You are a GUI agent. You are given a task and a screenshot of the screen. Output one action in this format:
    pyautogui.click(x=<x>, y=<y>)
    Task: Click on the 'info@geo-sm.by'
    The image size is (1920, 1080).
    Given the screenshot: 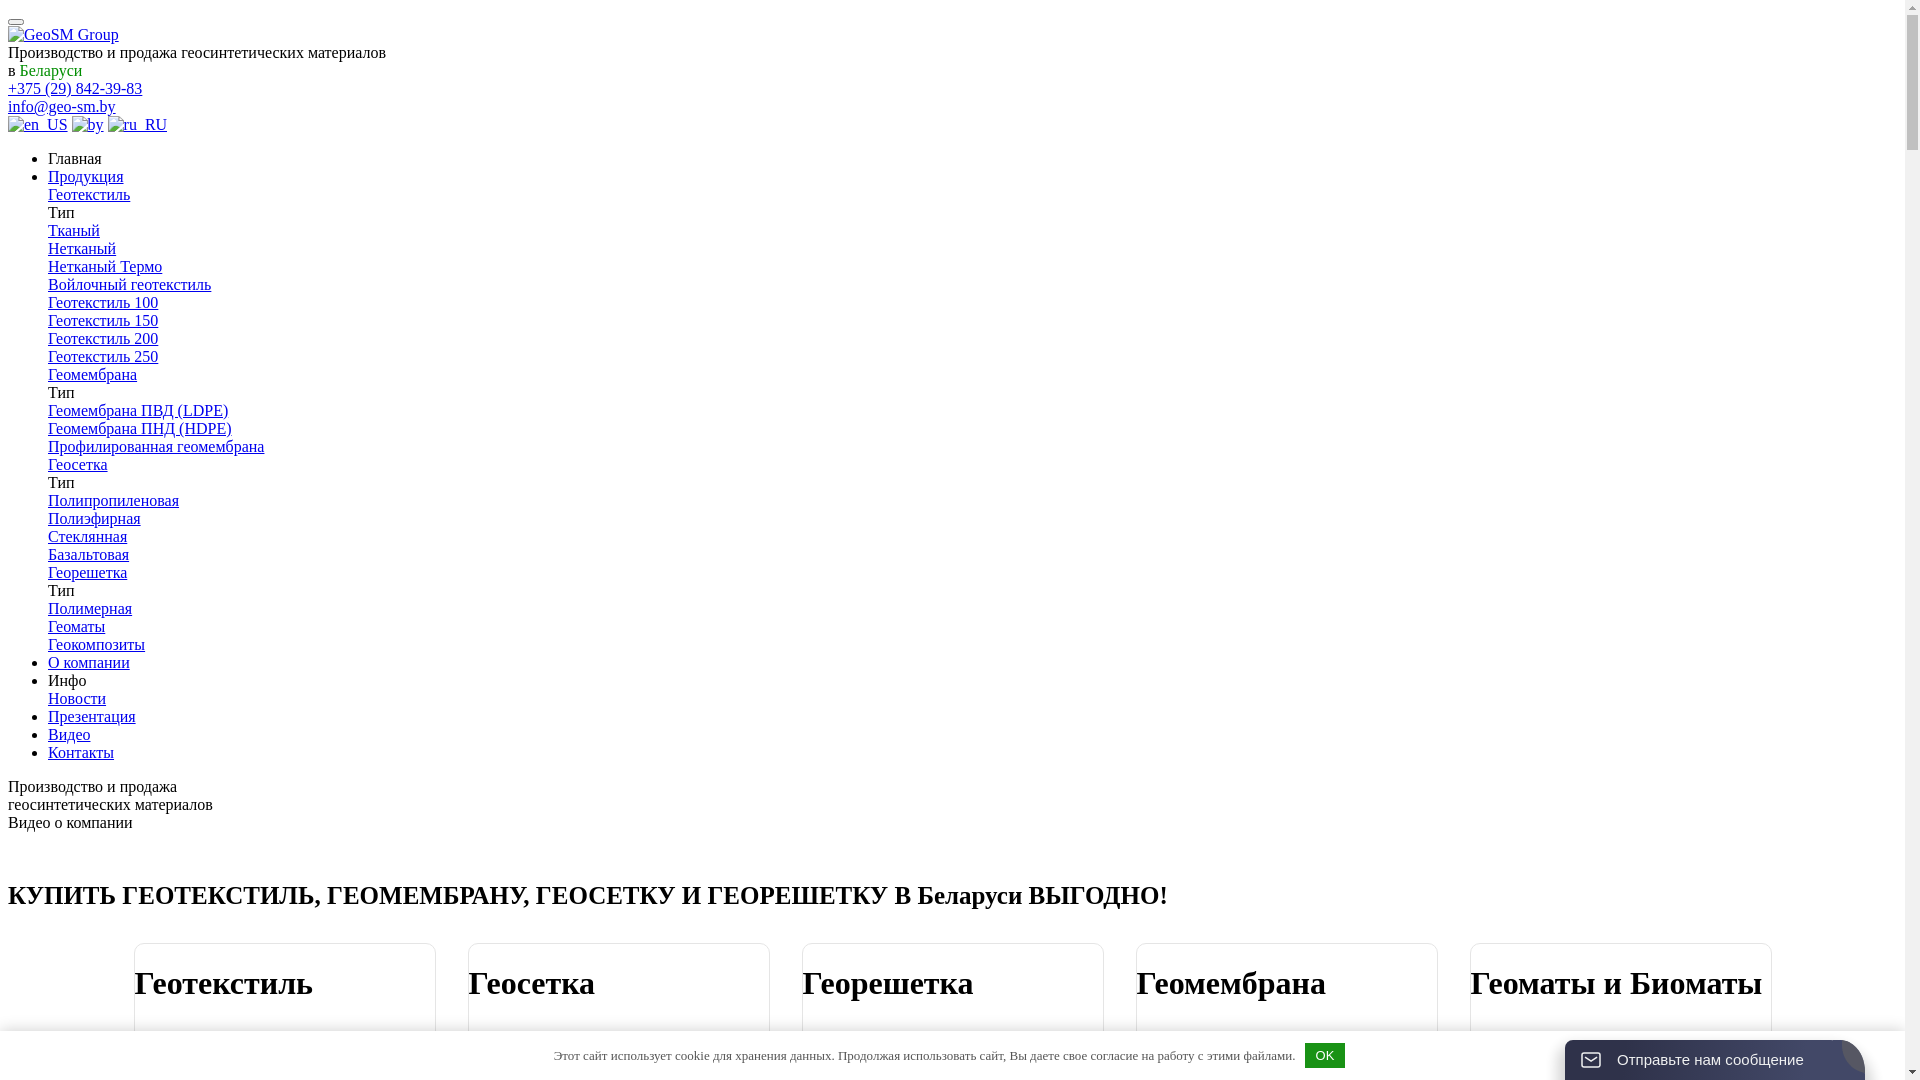 What is the action you would take?
    pyautogui.click(x=62, y=106)
    